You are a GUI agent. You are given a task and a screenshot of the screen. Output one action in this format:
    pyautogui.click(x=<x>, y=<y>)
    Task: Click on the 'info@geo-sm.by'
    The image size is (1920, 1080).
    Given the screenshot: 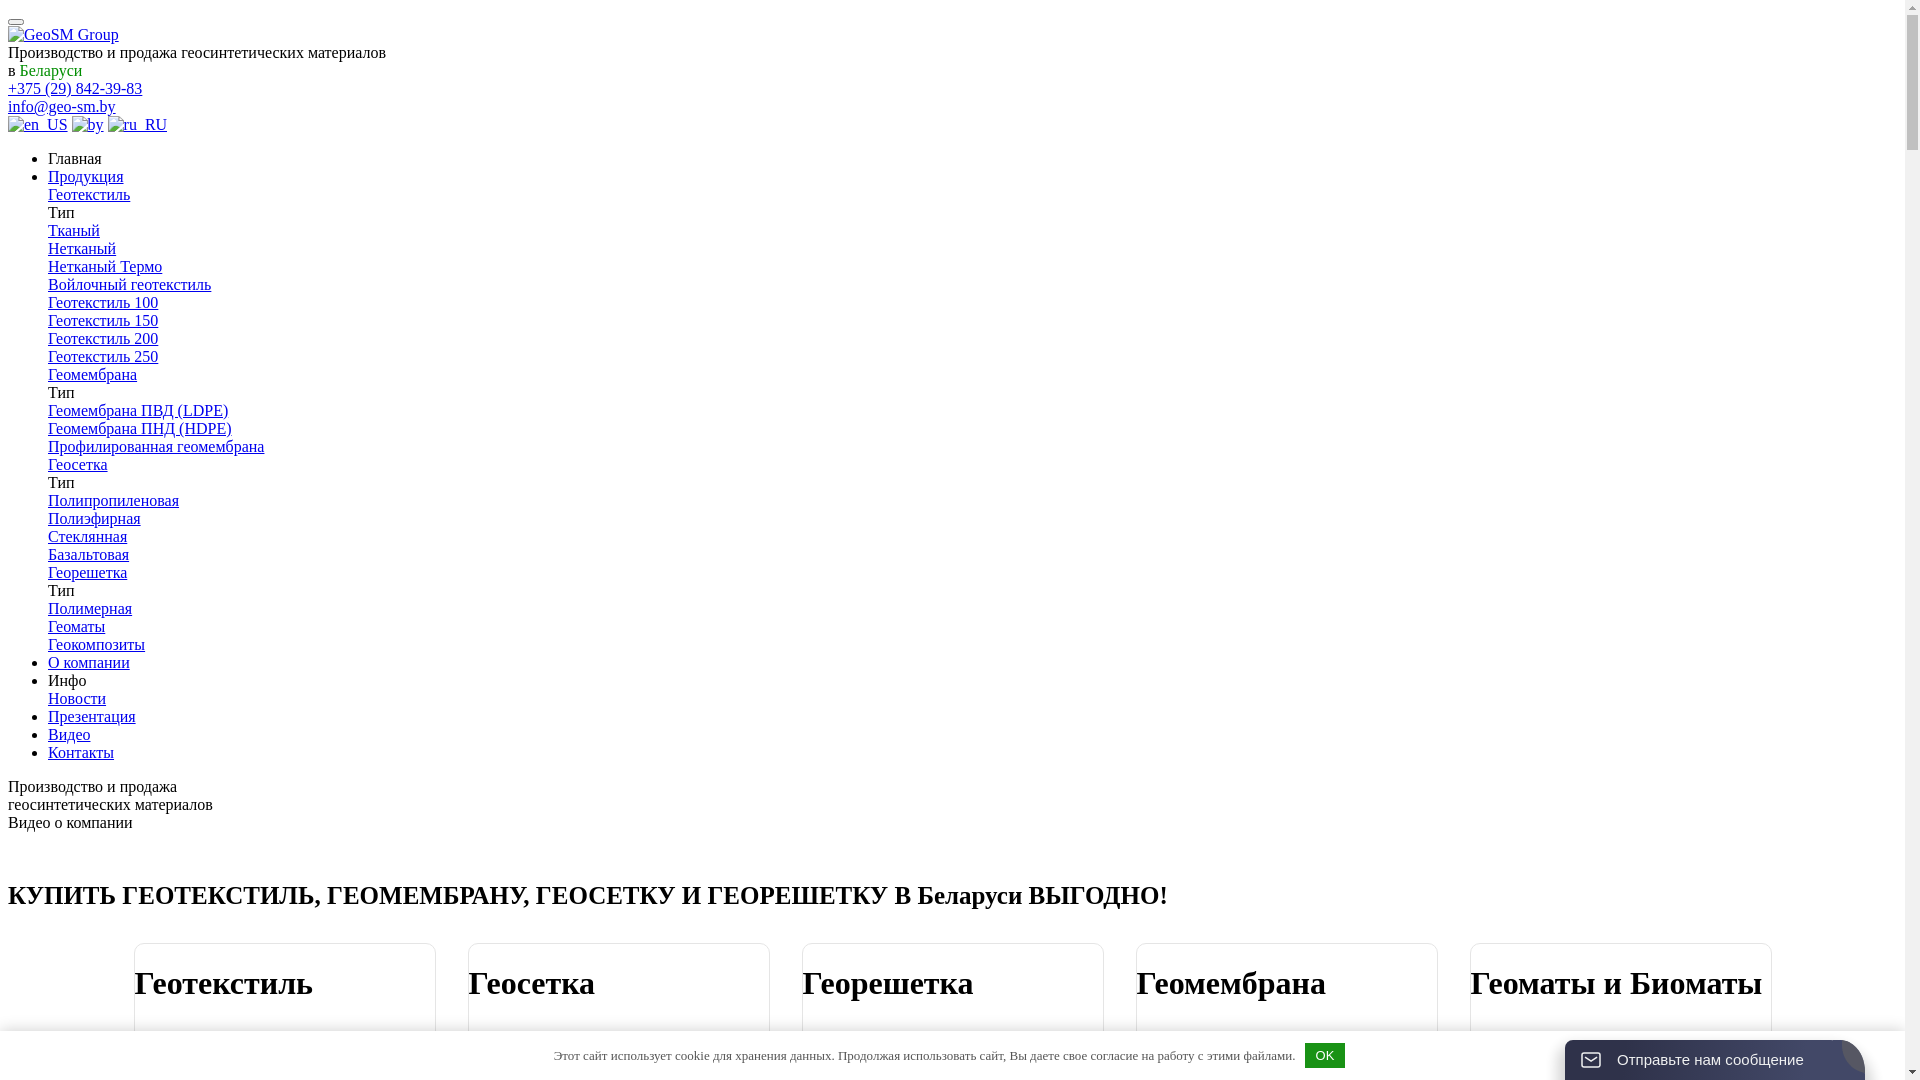 What is the action you would take?
    pyautogui.click(x=62, y=106)
    